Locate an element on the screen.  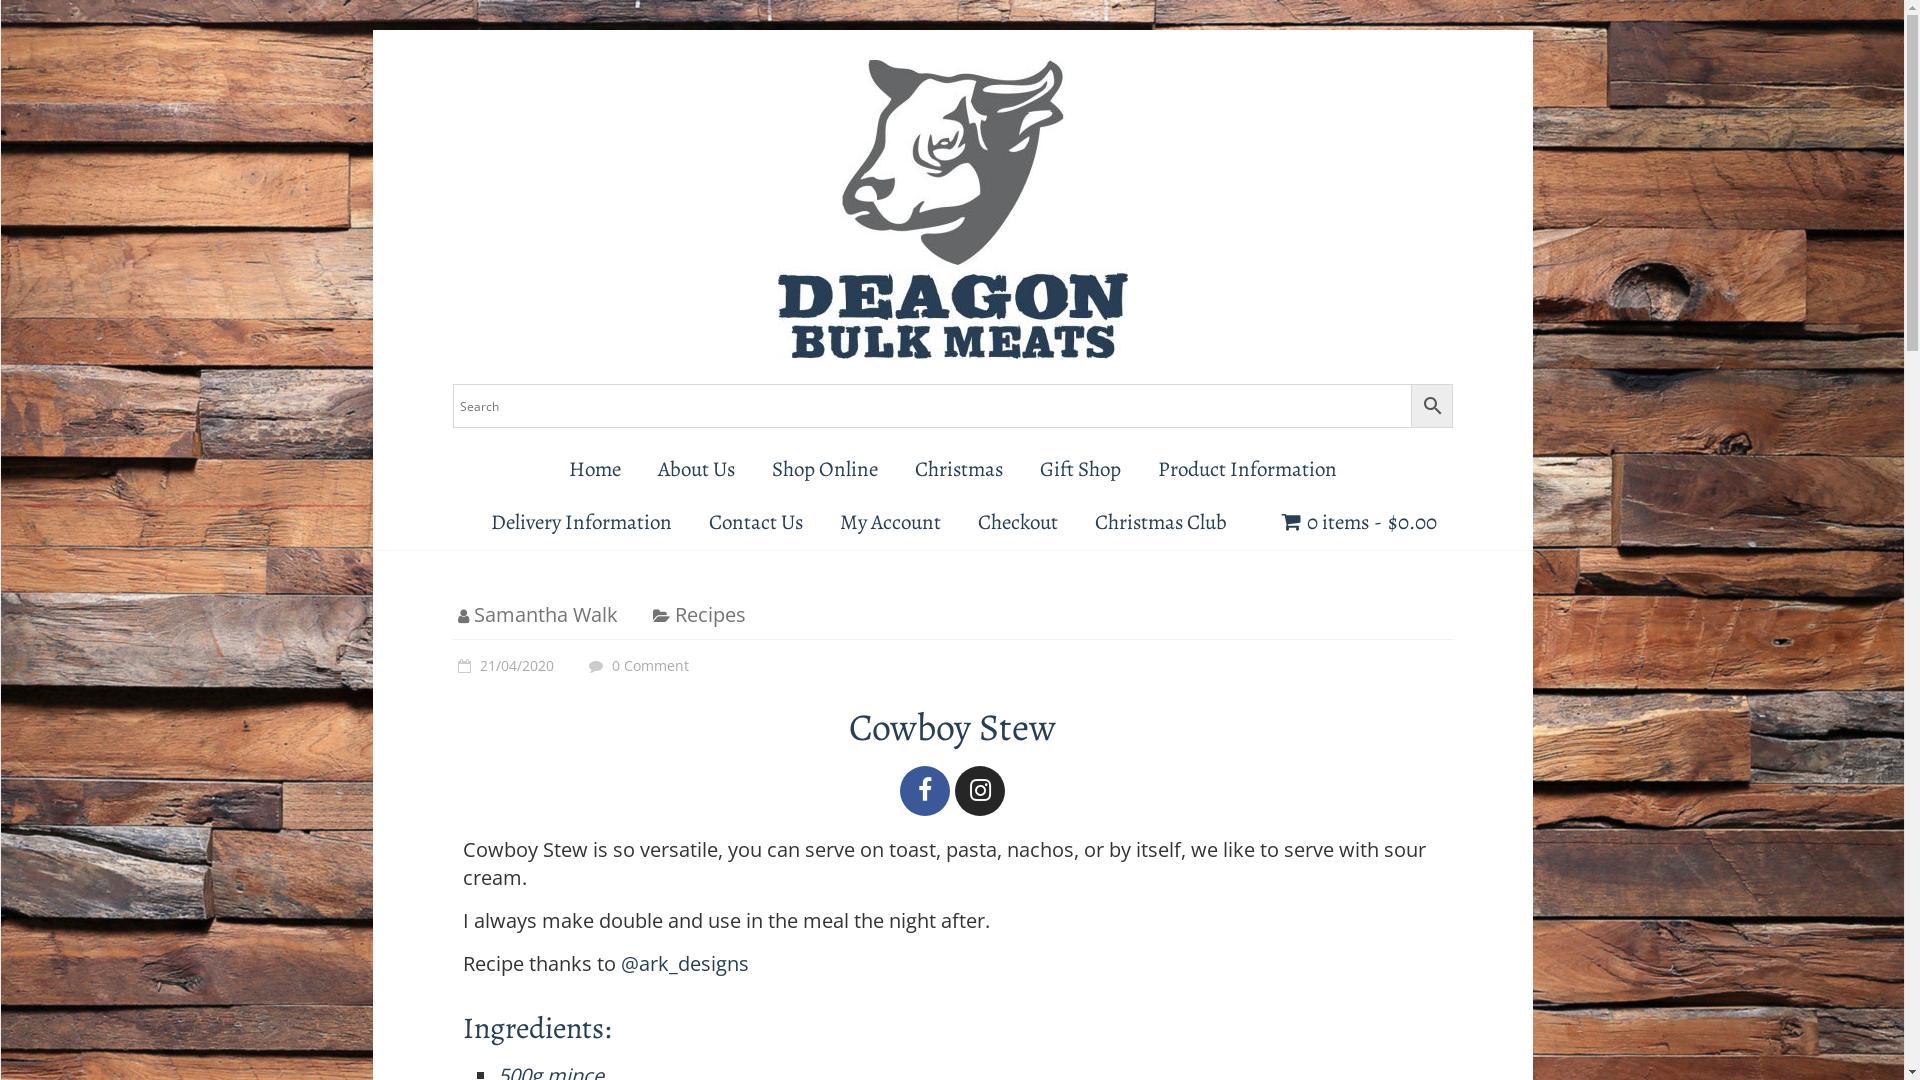
'Delivery Information' is located at coordinates (580, 521).